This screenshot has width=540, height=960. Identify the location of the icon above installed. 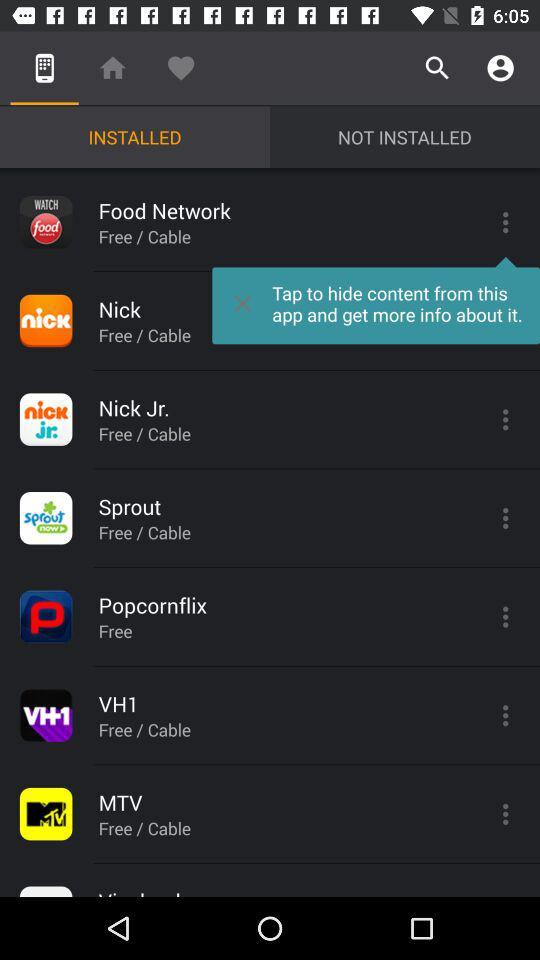
(181, 68).